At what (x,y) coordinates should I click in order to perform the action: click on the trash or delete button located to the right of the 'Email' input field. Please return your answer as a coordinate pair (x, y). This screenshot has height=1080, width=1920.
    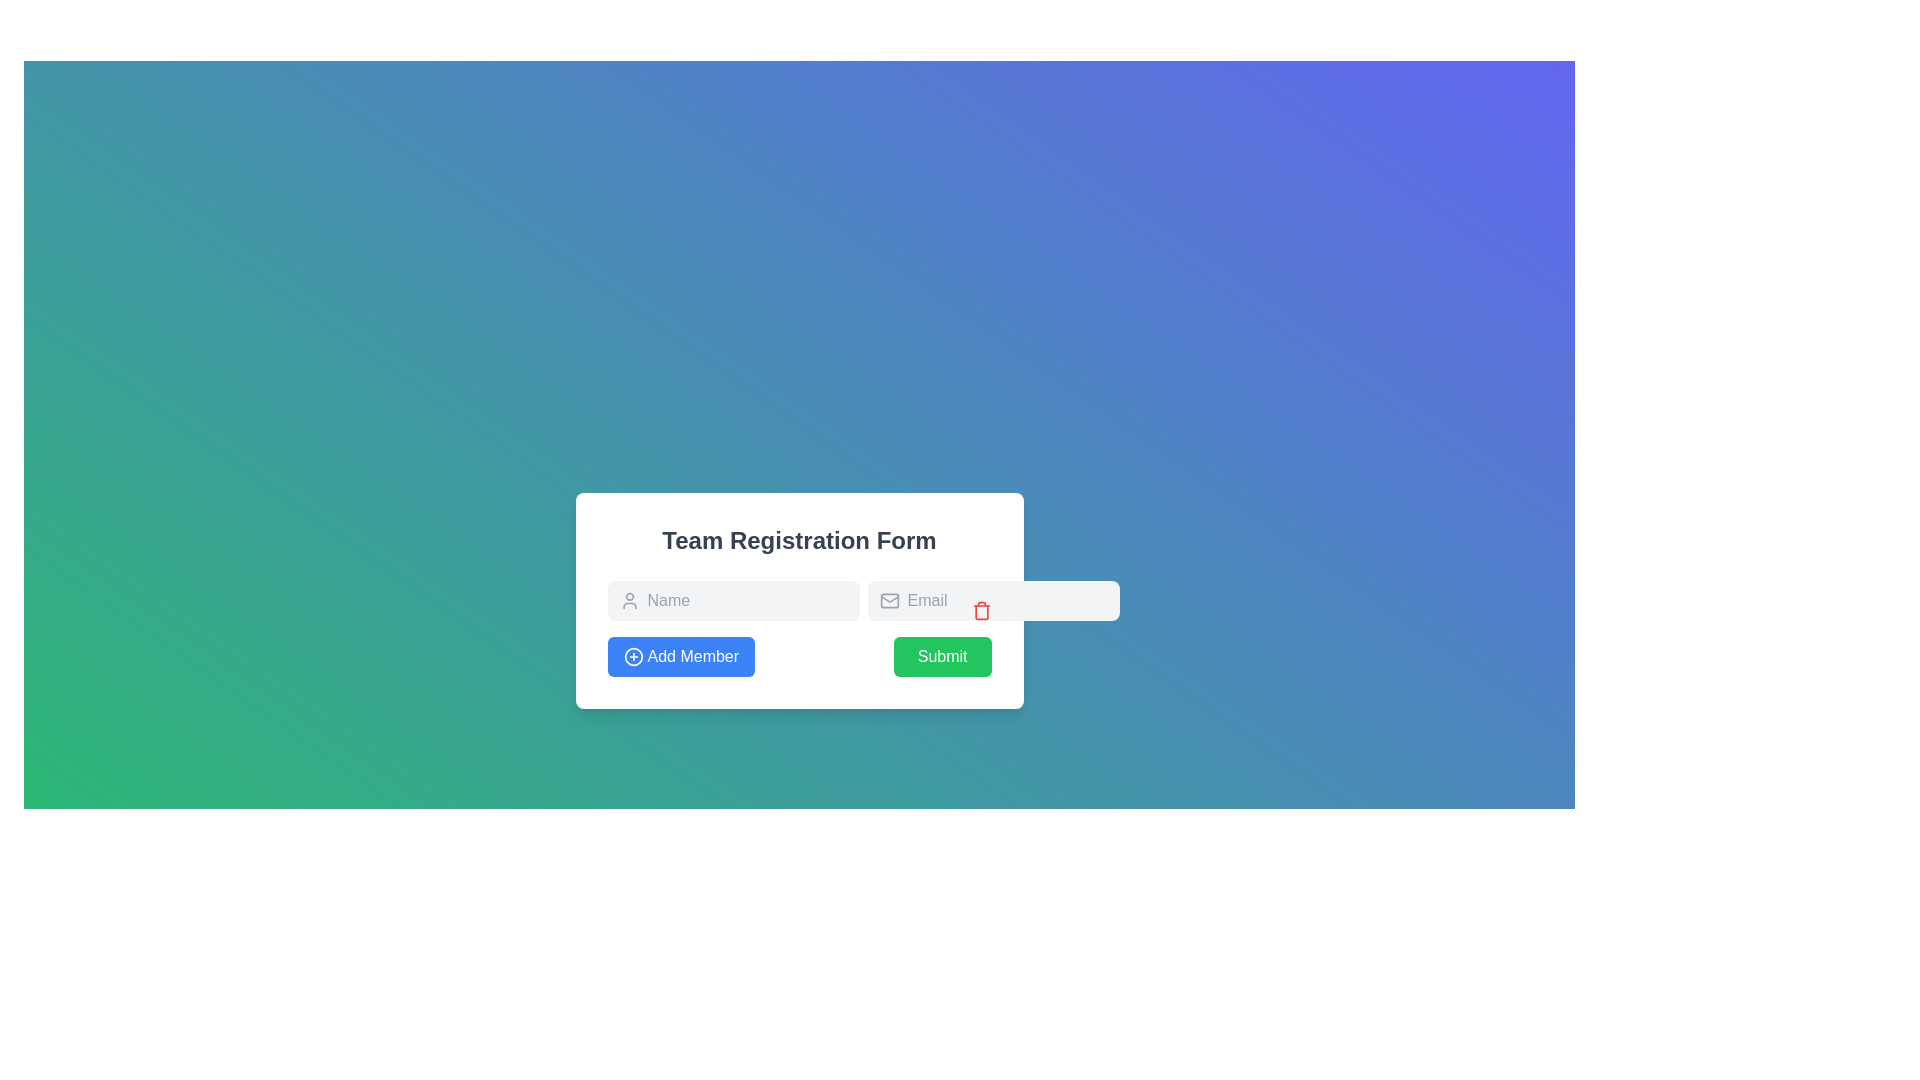
    Looking at the image, I should click on (981, 609).